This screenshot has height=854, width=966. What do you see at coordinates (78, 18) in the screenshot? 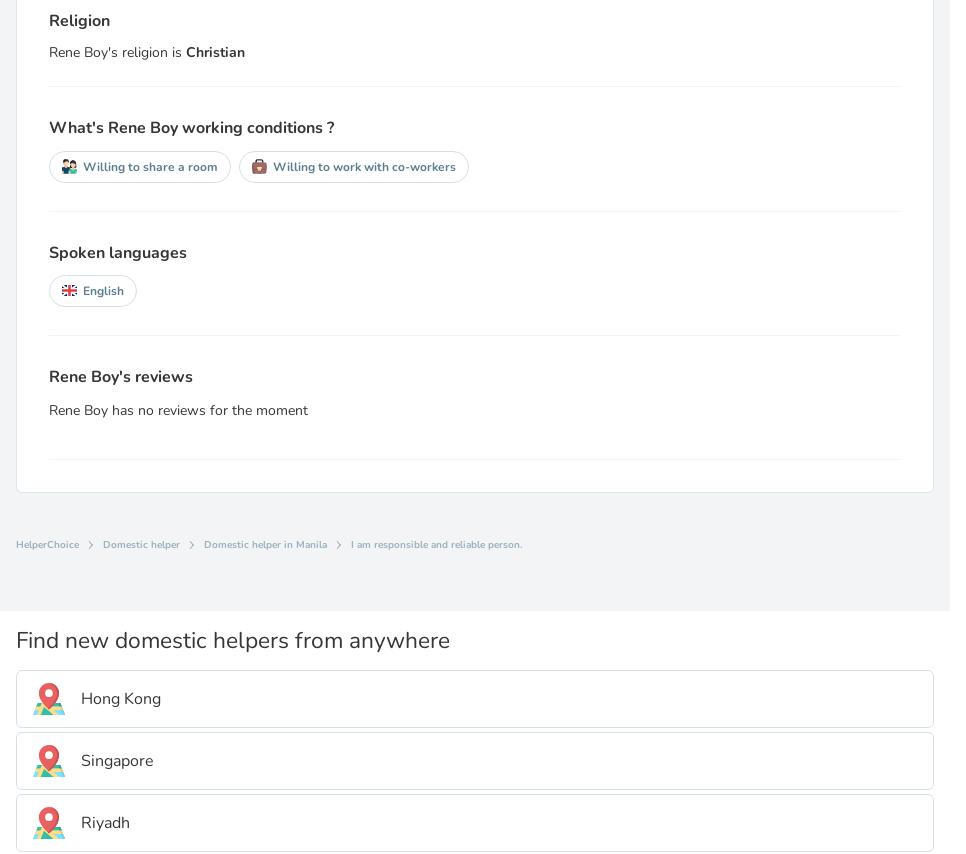
I see `'Religion'` at bounding box center [78, 18].